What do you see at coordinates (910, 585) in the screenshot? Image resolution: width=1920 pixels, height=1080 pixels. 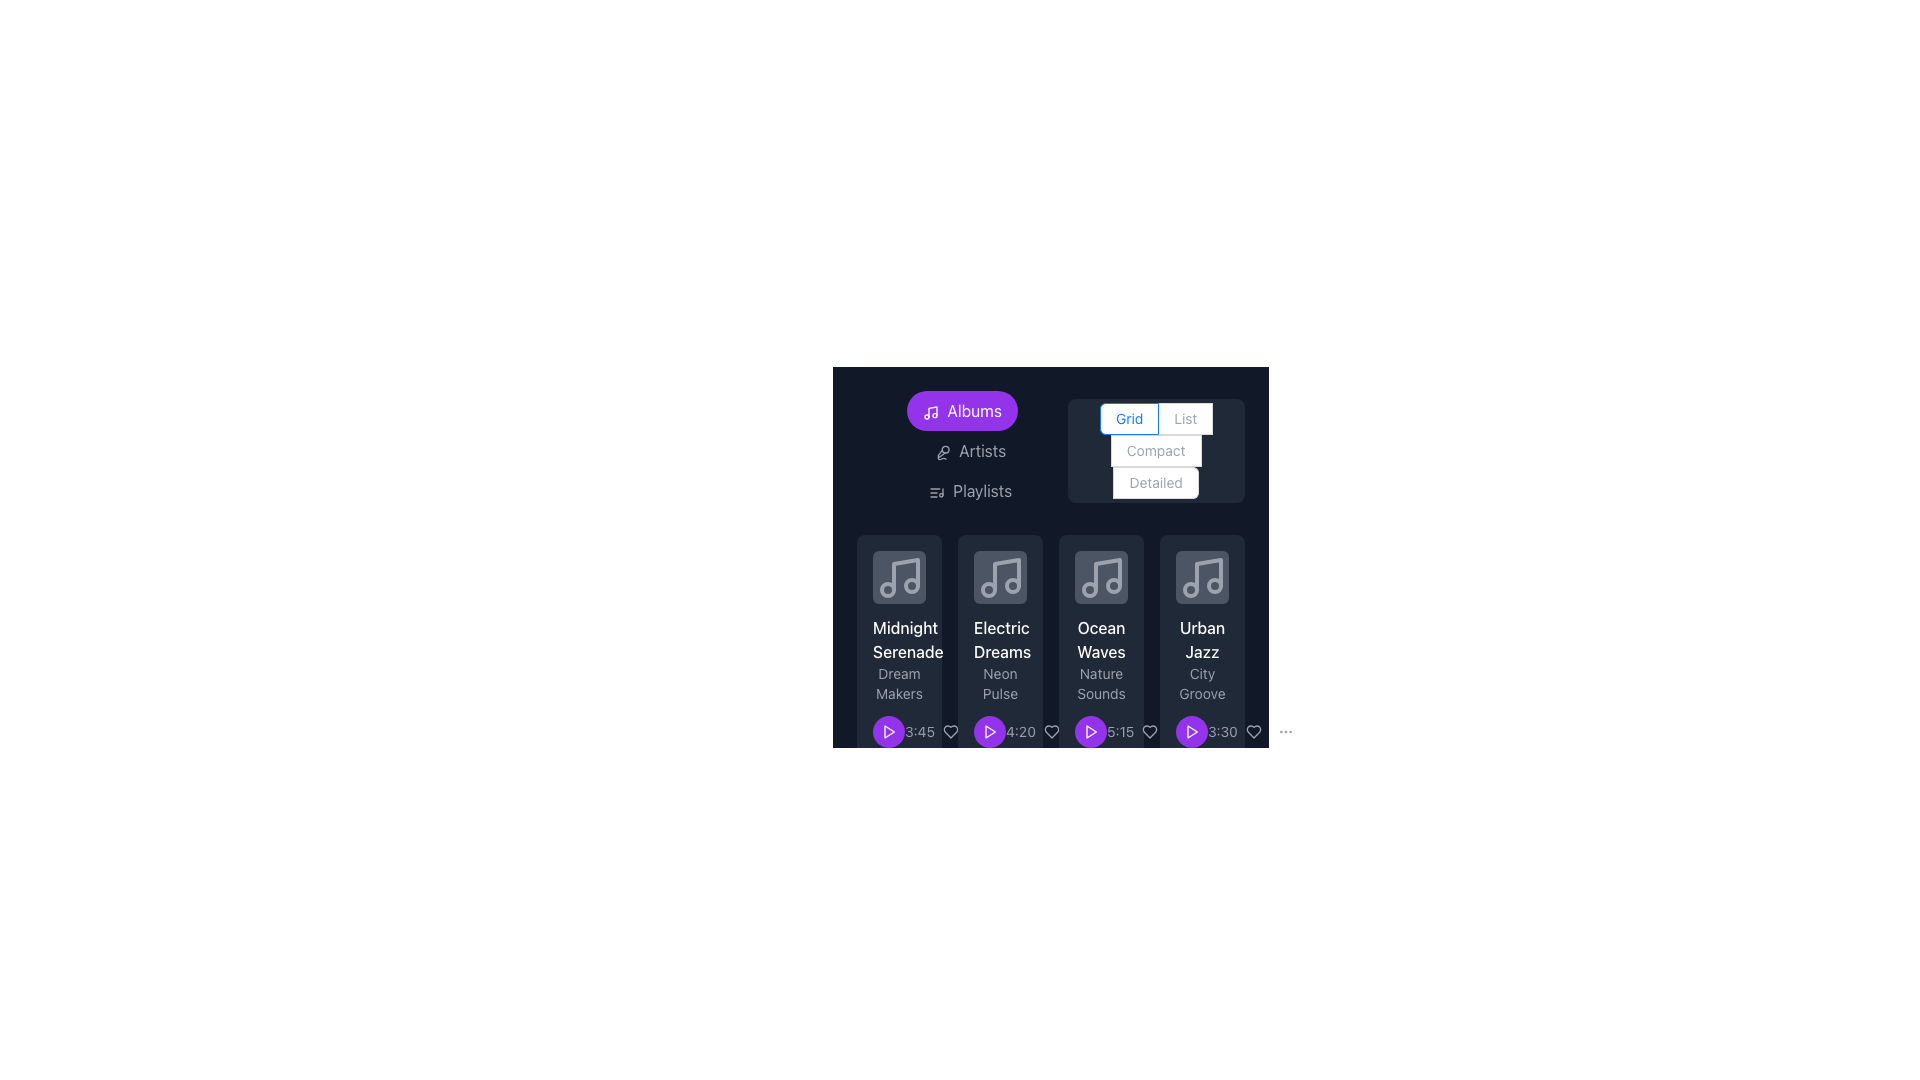 I see `the small gray circular icon representing part of a musical note within the third album card from the left` at bounding box center [910, 585].